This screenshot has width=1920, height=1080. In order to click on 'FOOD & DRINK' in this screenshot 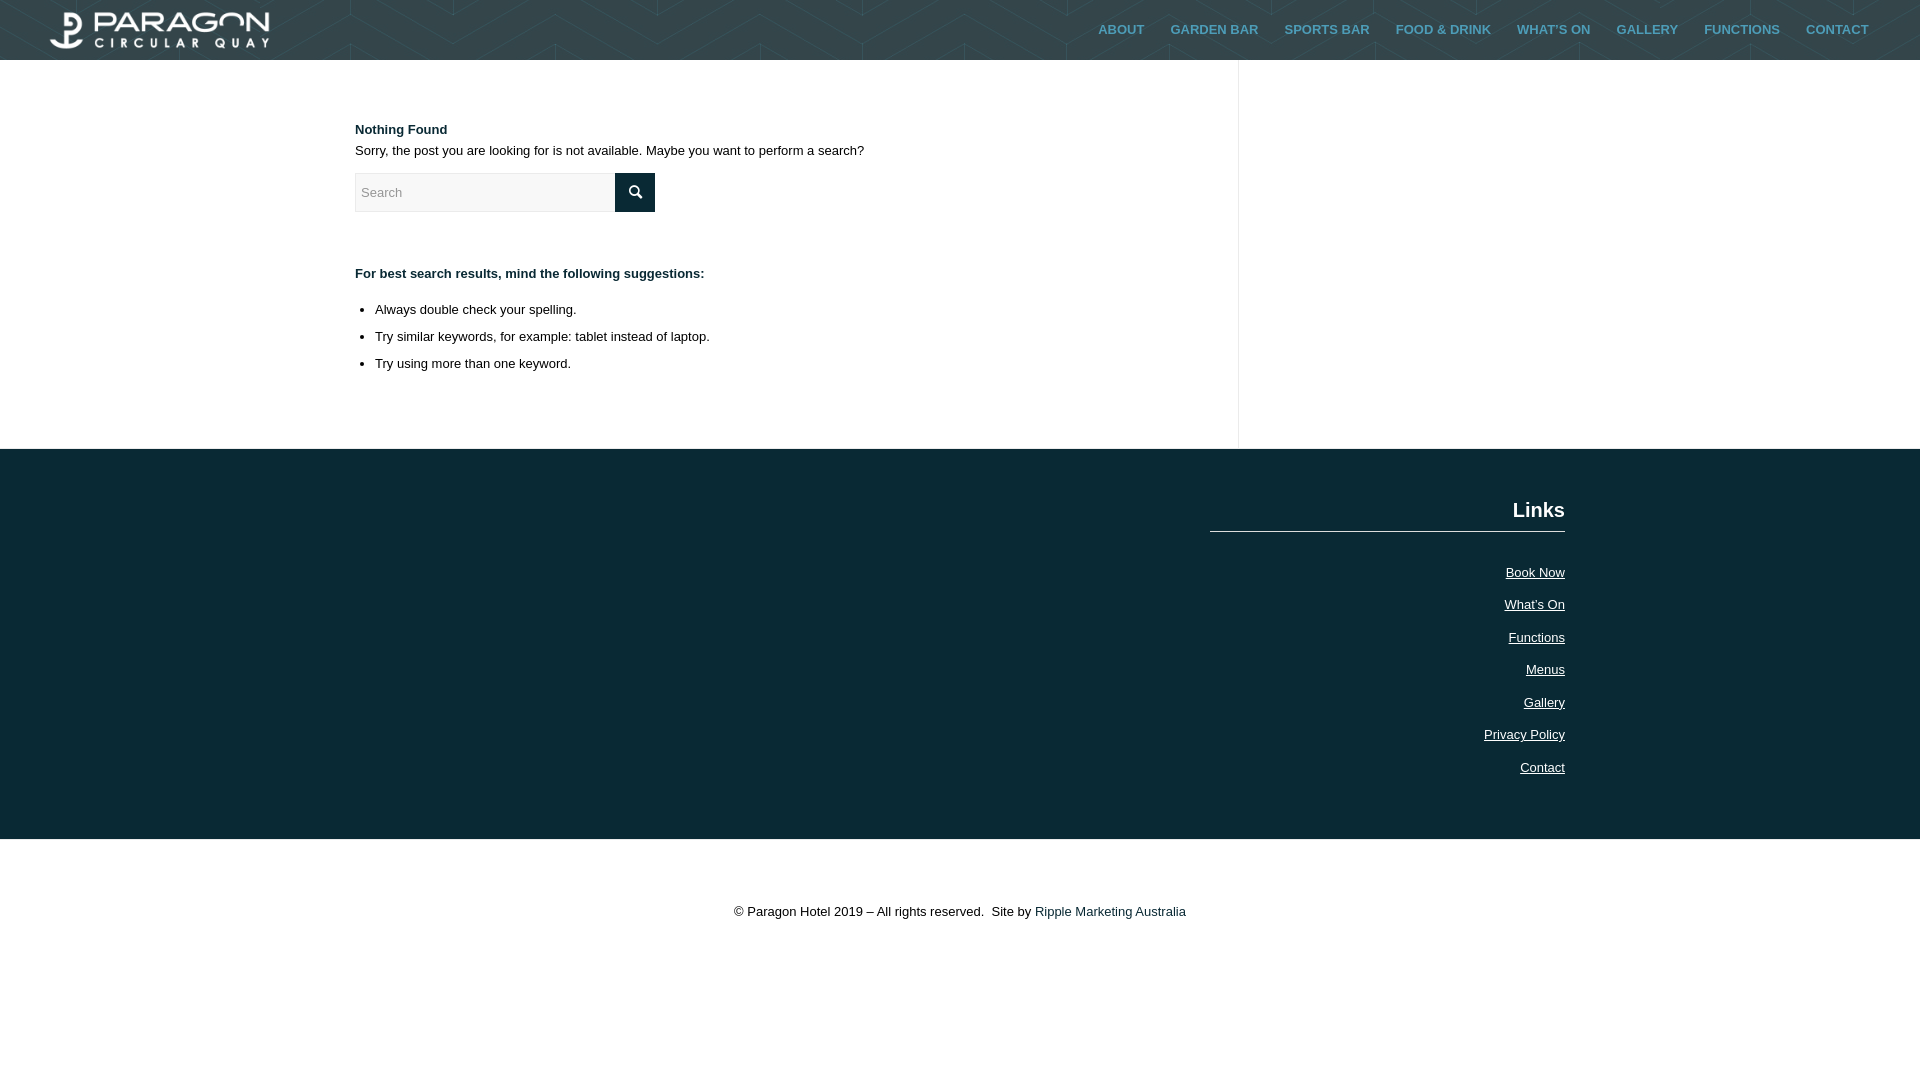, I will do `click(1443, 30)`.